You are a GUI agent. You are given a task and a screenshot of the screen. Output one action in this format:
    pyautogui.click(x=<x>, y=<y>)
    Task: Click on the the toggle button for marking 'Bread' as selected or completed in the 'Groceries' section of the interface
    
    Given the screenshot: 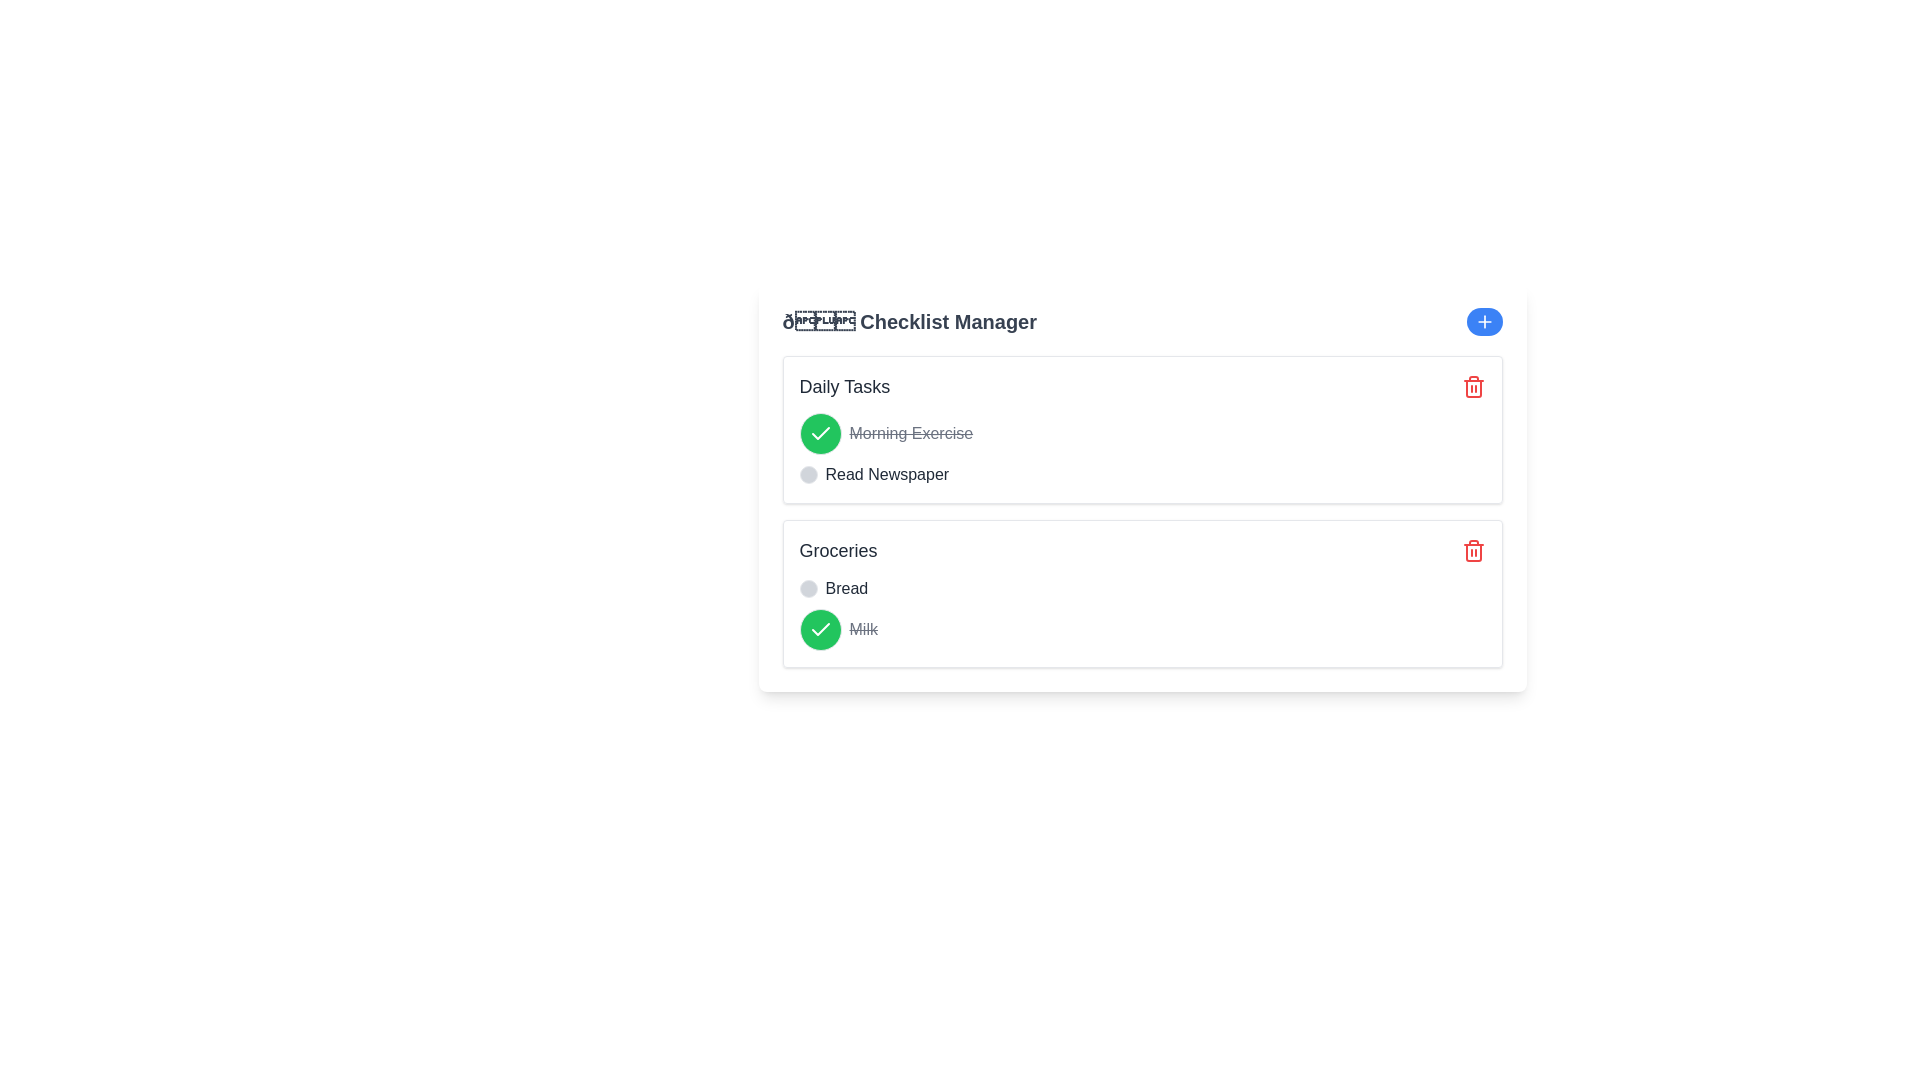 What is the action you would take?
    pyautogui.click(x=808, y=588)
    